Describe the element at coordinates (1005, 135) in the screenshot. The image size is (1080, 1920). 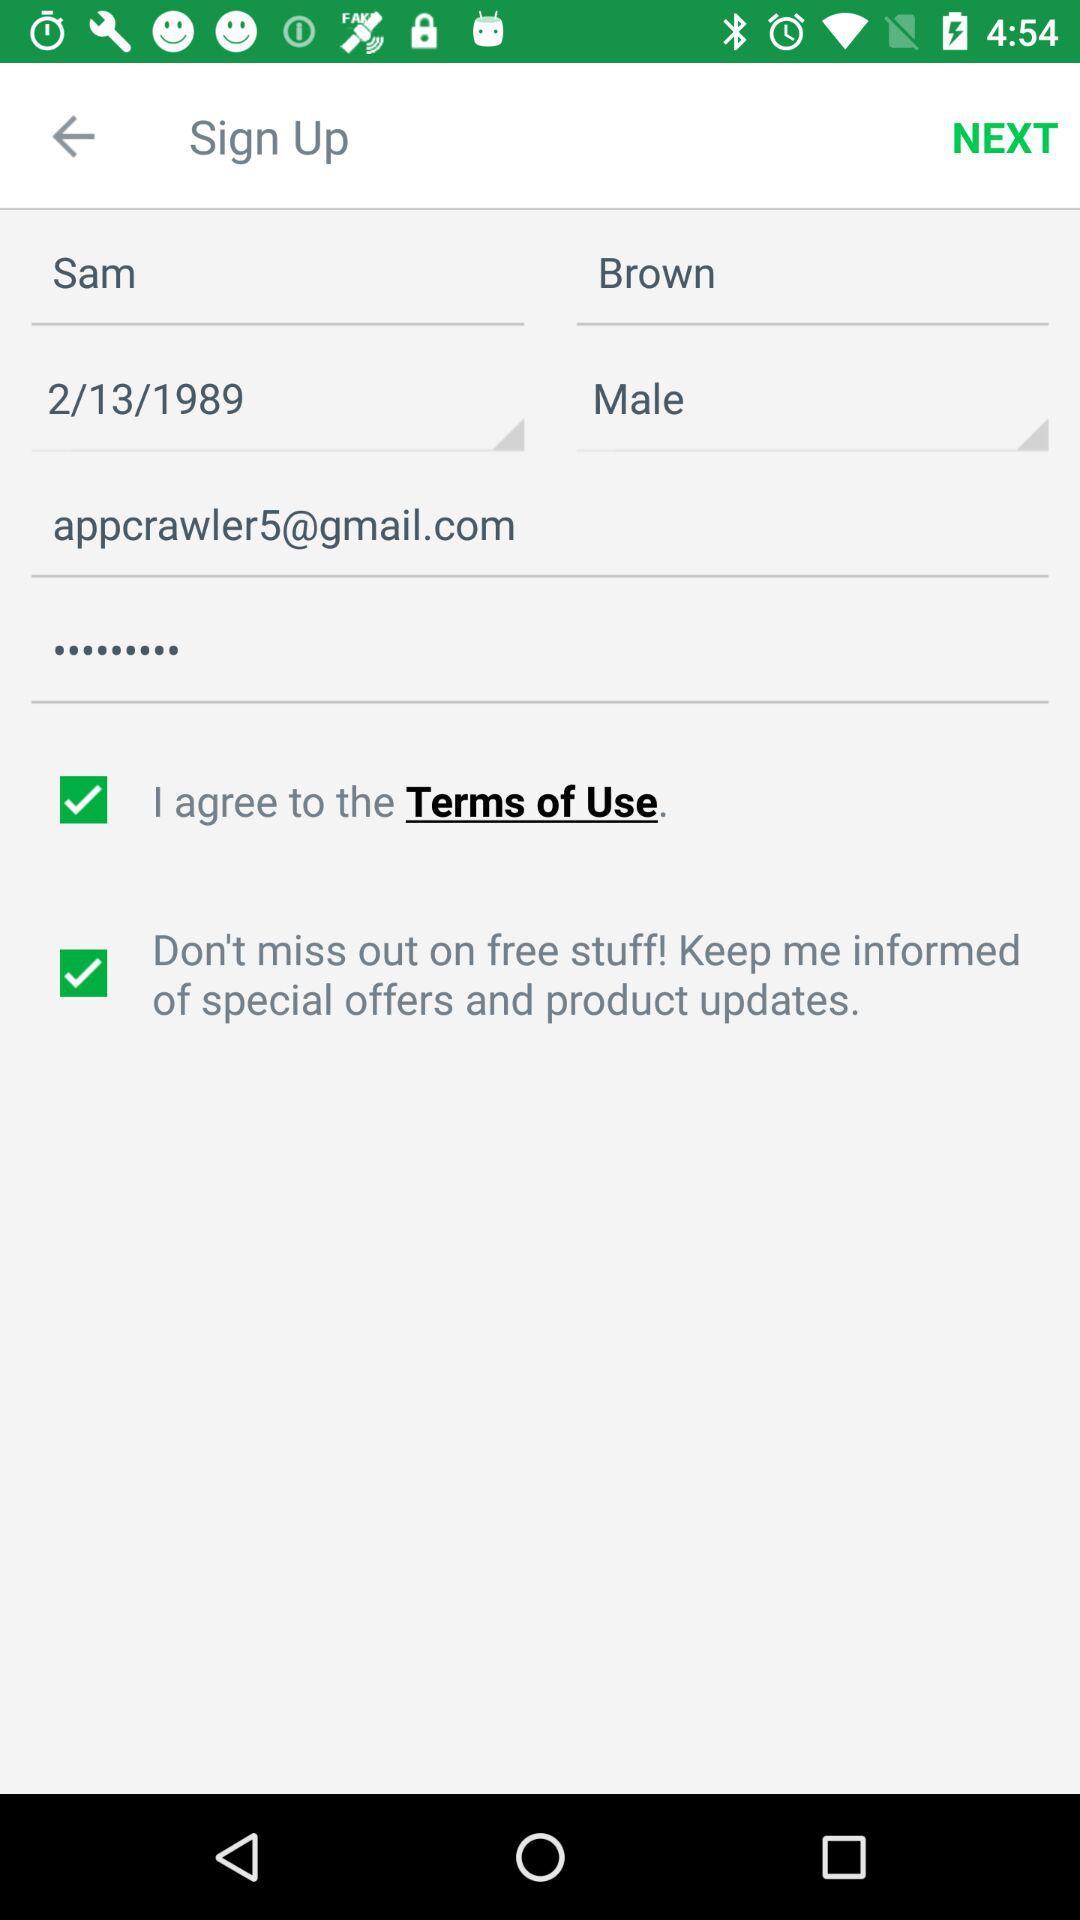
I see `icon next to the sam item` at that location.